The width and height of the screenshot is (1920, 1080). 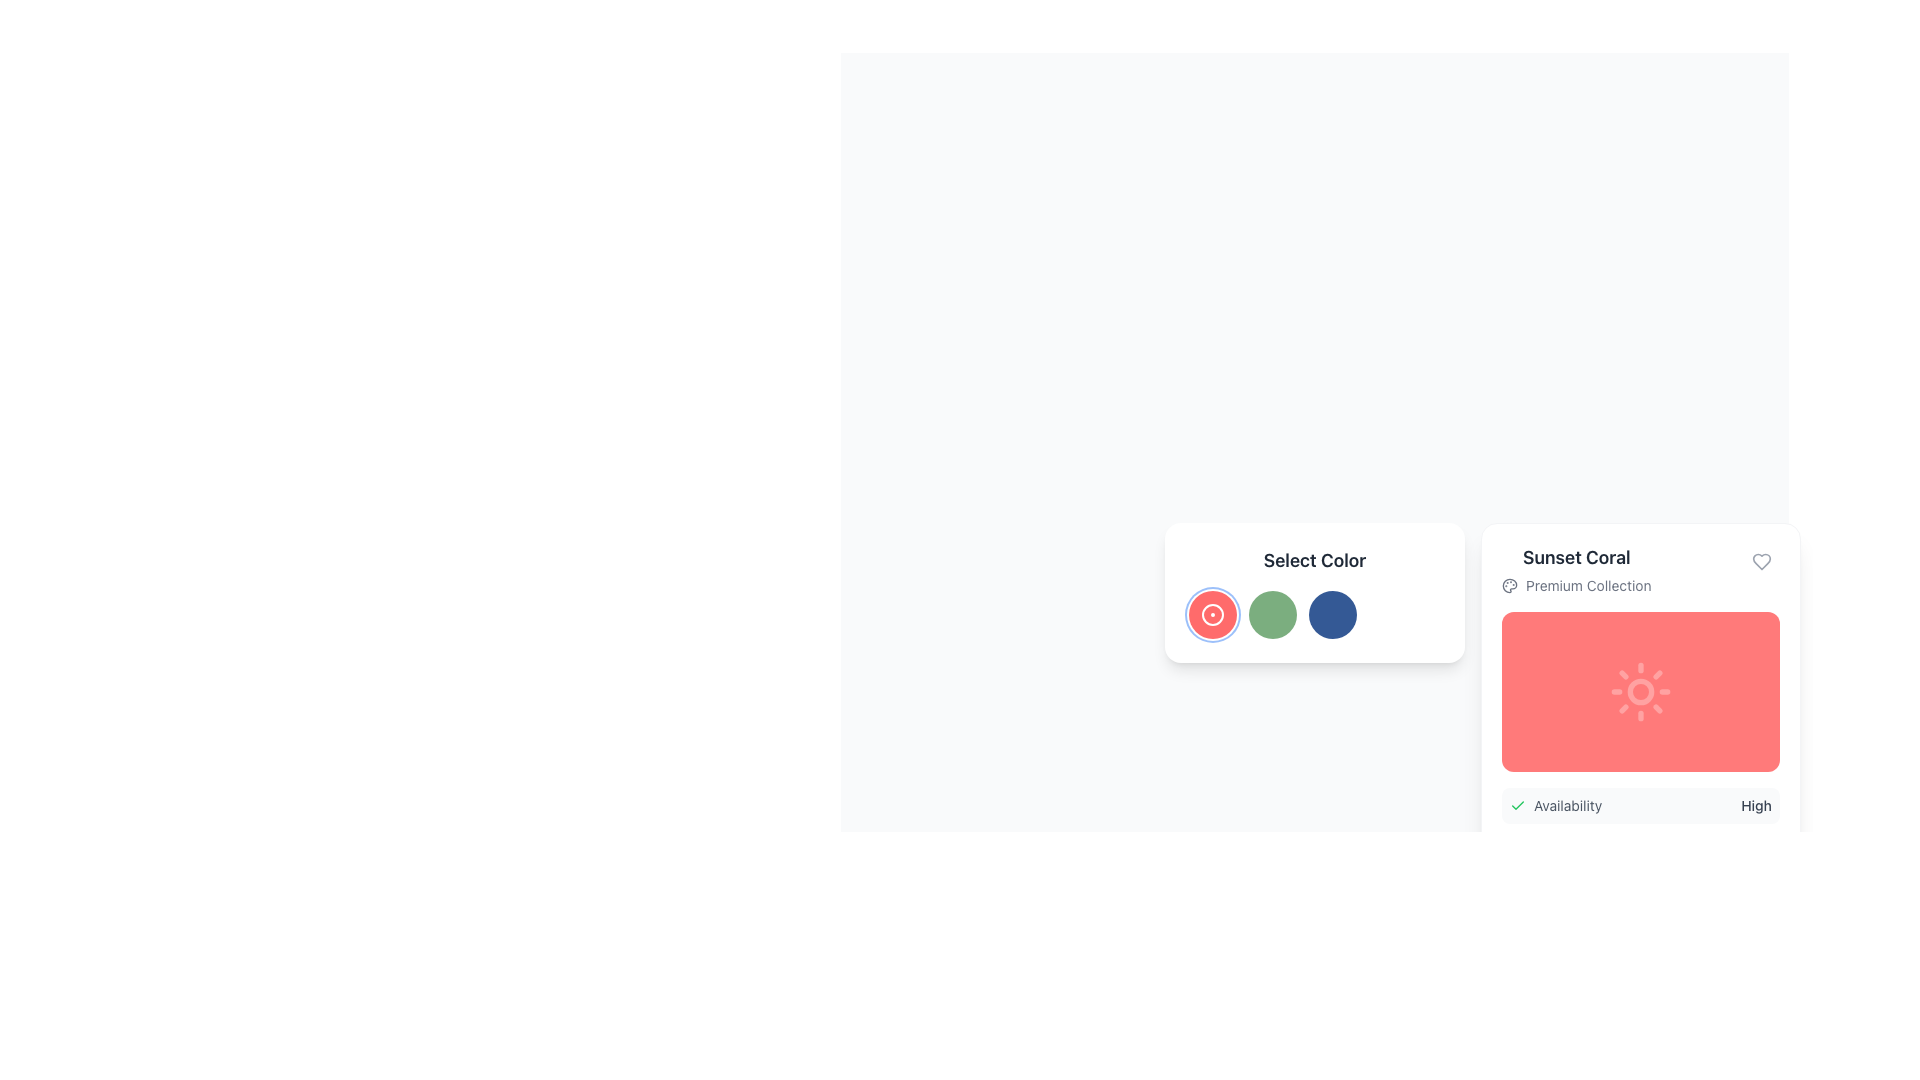 What do you see at coordinates (1333, 613) in the screenshot?
I see `the circular blue button, which is the third in a horizontal sequence of three buttons` at bounding box center [1333, 613].